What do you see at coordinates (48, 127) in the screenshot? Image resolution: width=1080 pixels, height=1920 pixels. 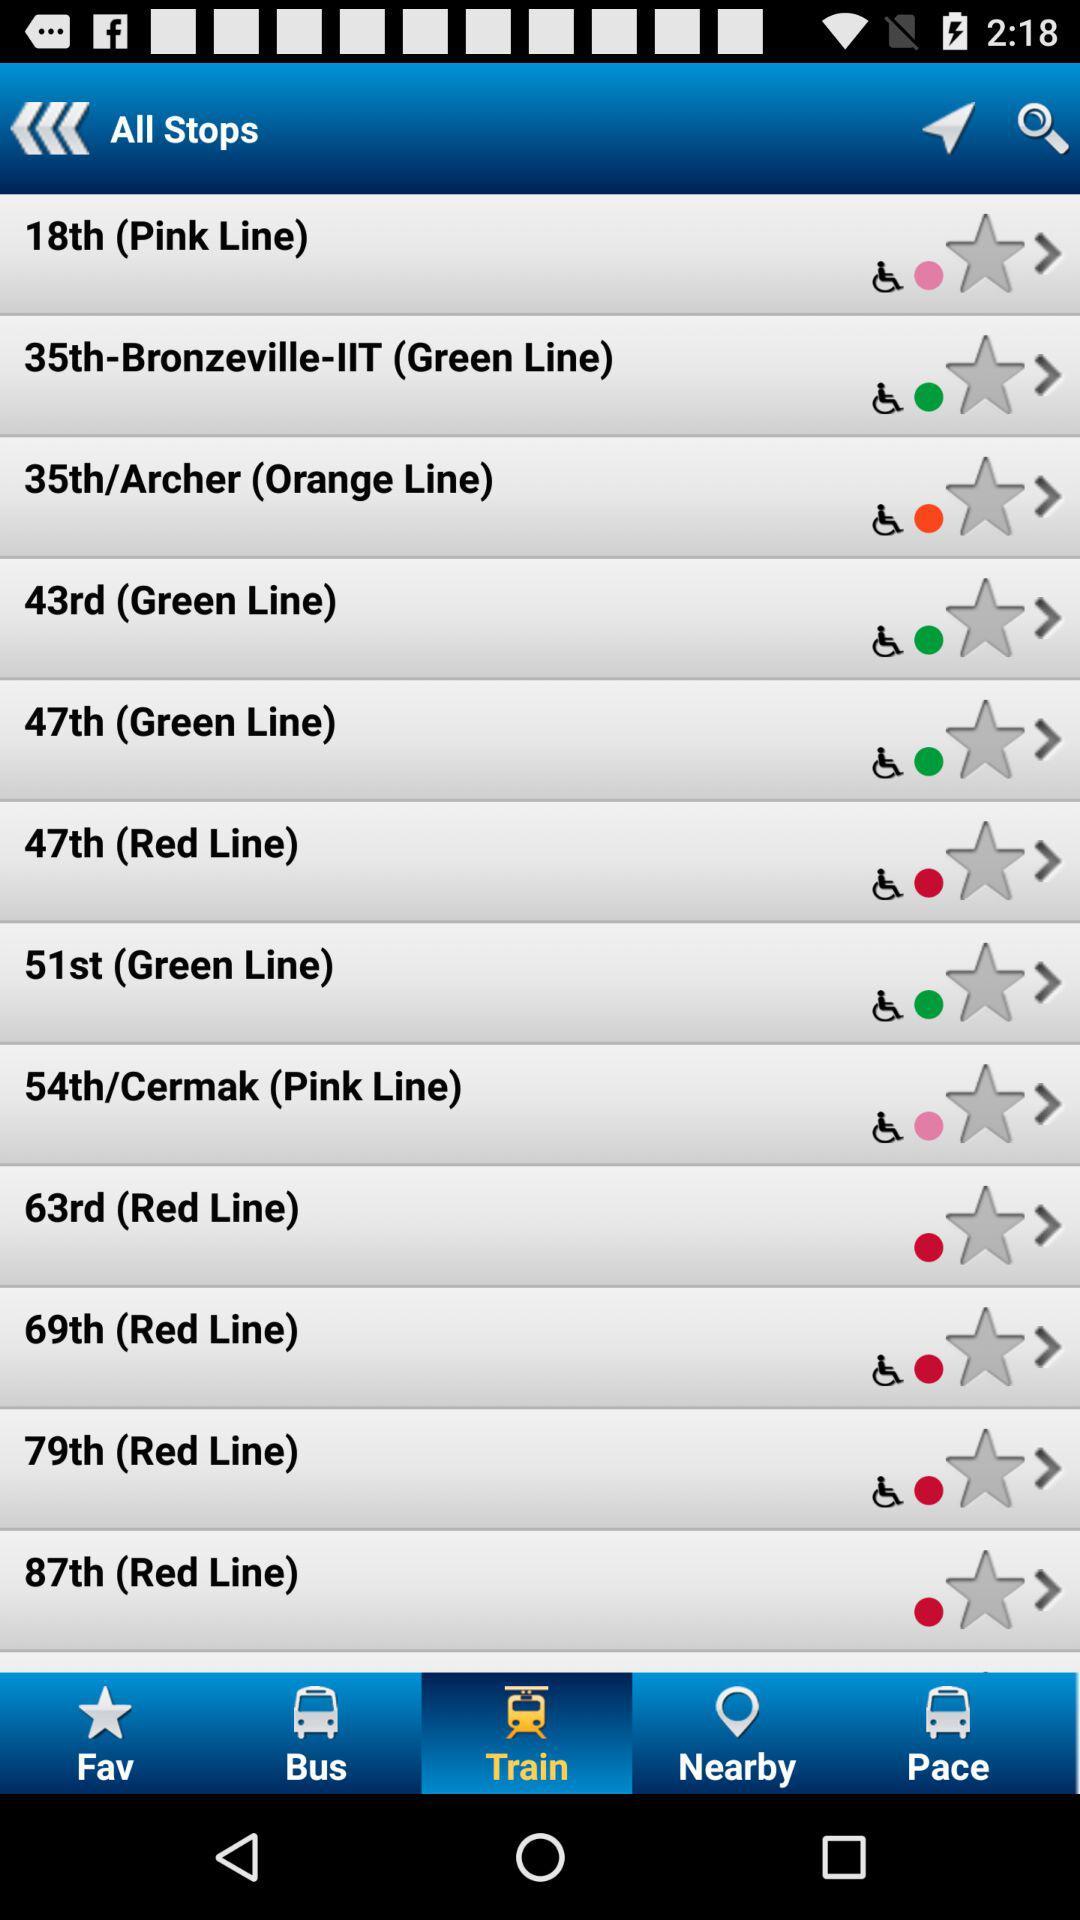 I see `app above 18th (pink line) icon` at bounding box center [48, 127].